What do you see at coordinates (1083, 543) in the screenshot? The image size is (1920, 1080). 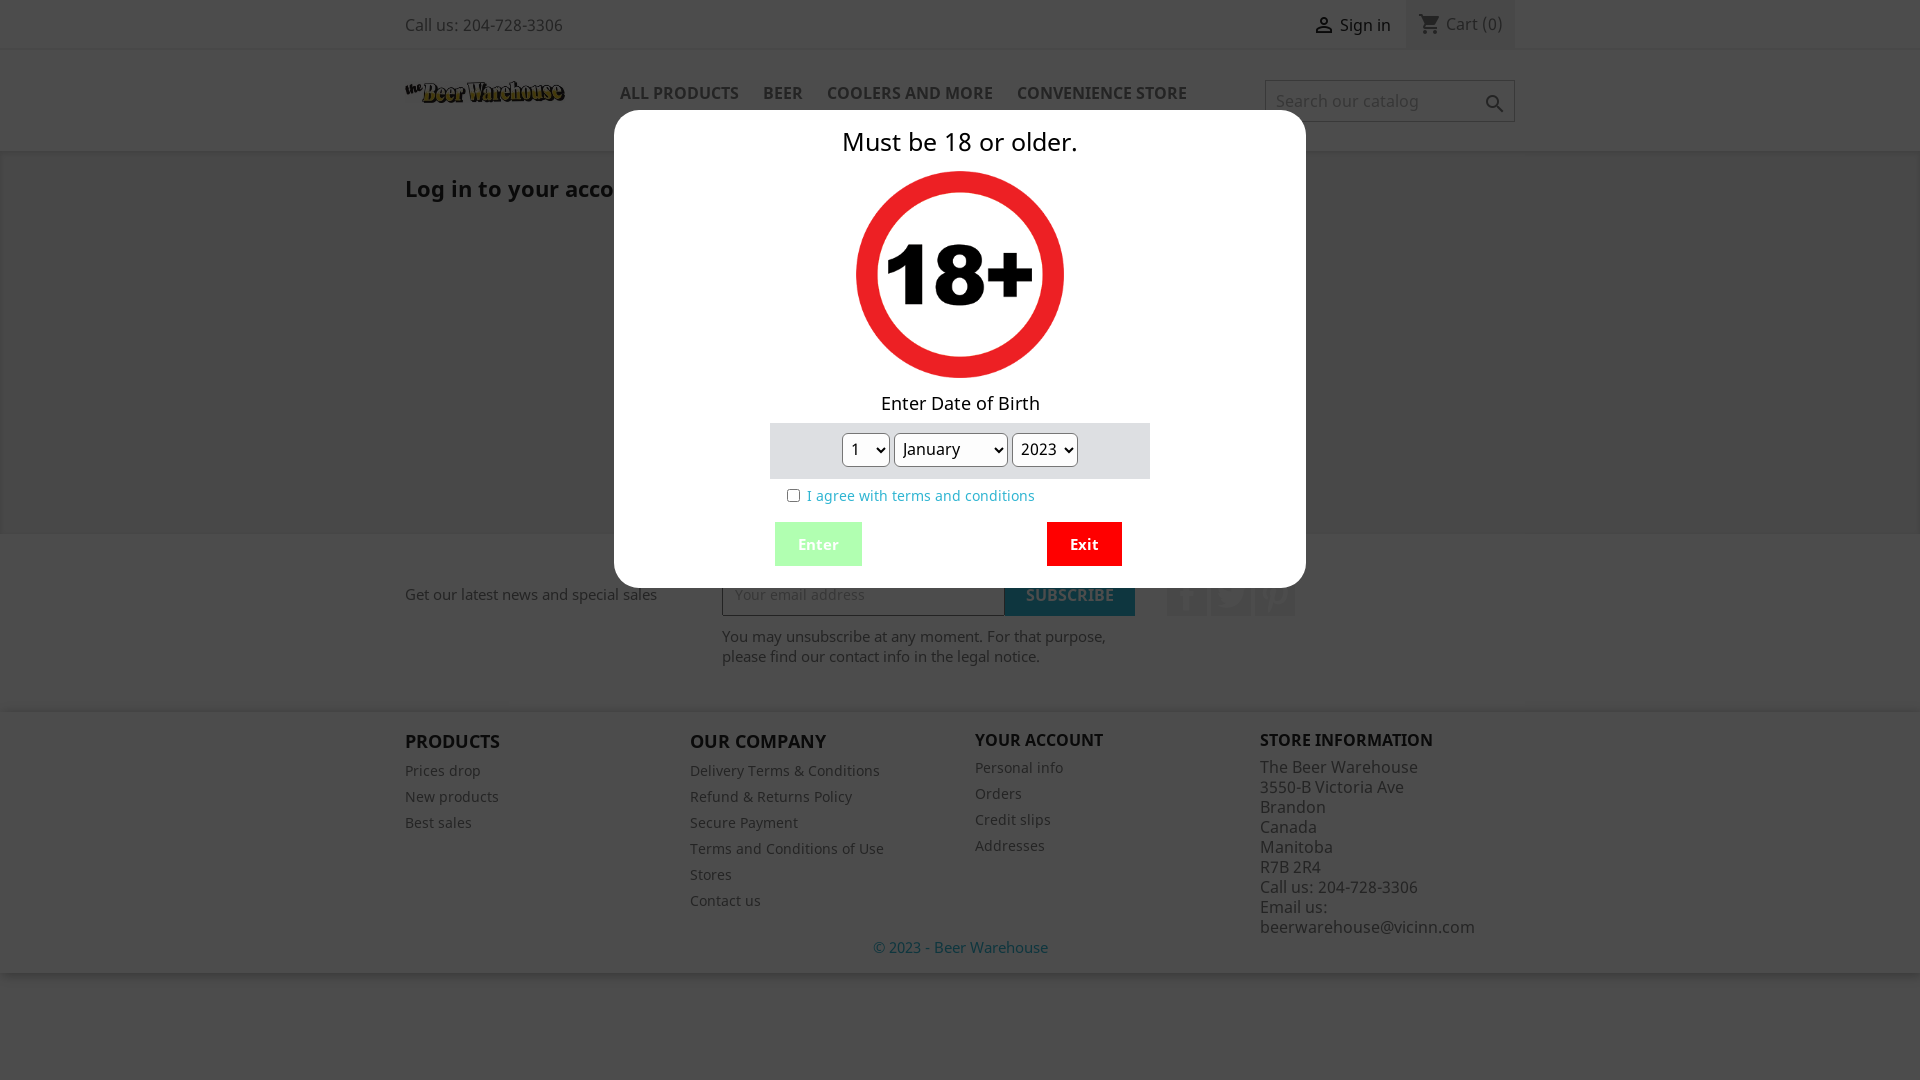 I see `'Exit'` at bounding box center [1083, 543].